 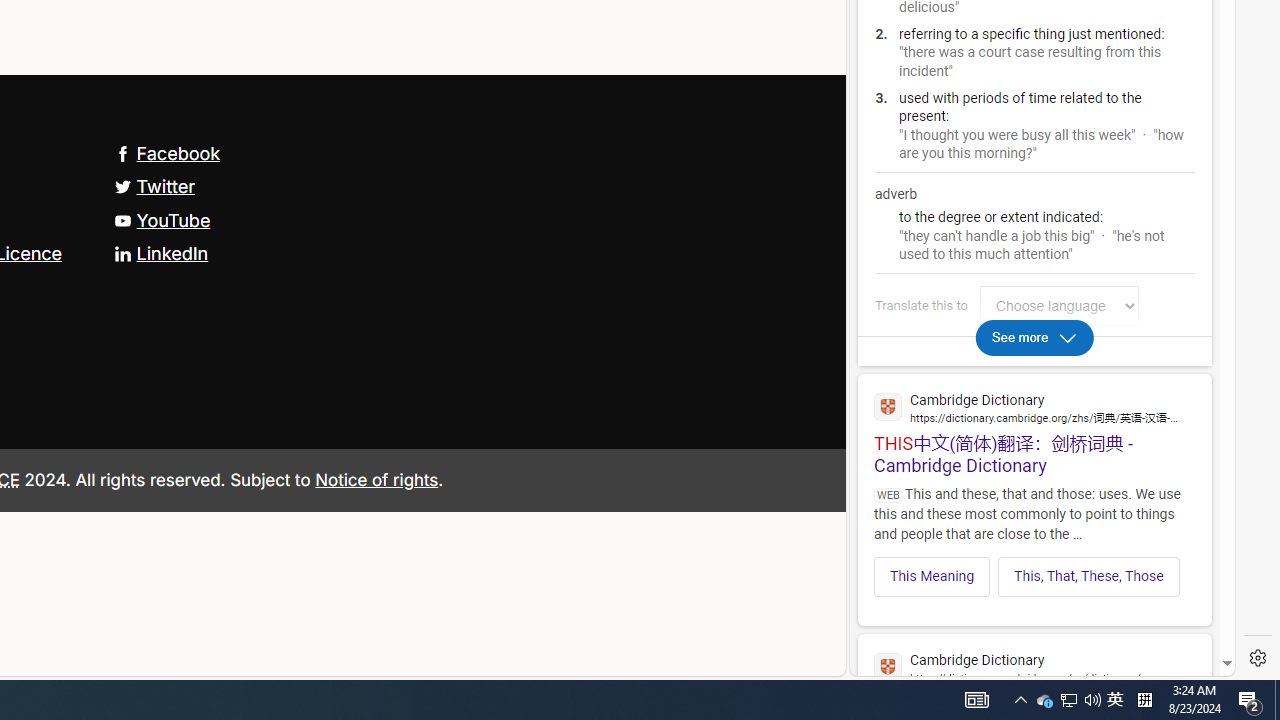 I want to click on 'This Meaning', so click(x=931, y=576).